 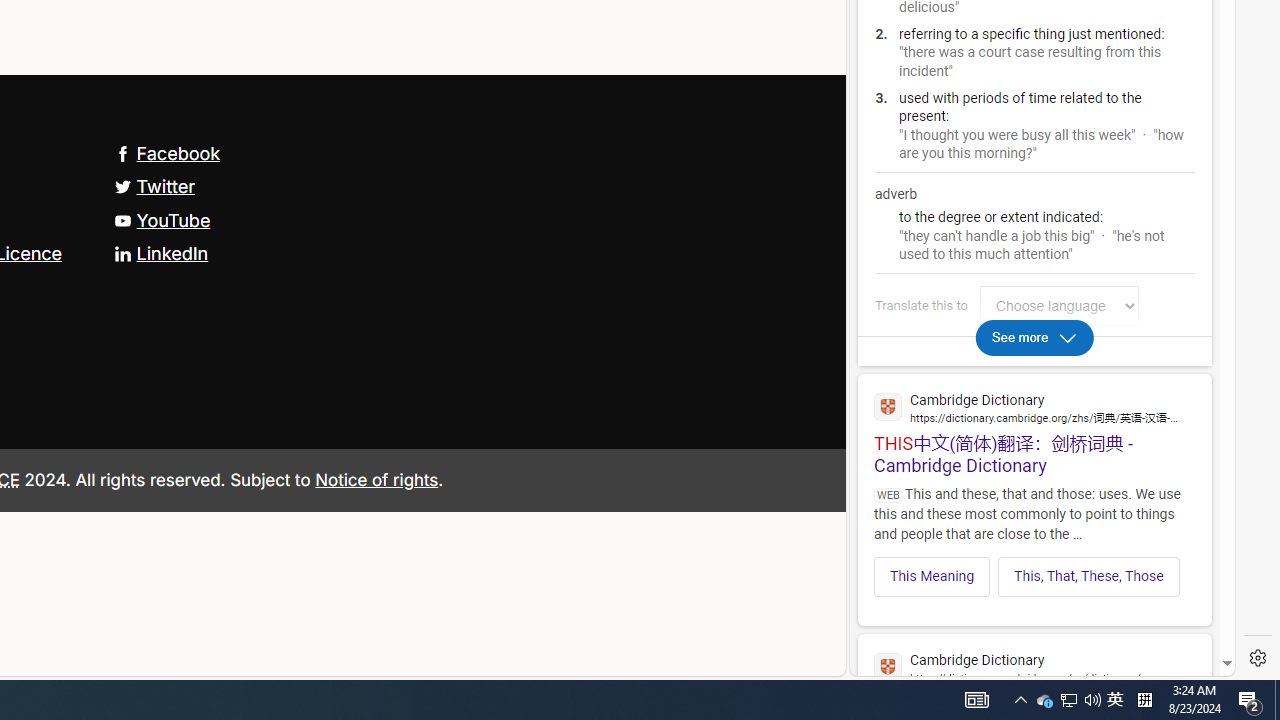 I want to click on 'This Meaning', so click(x=931, y=576).